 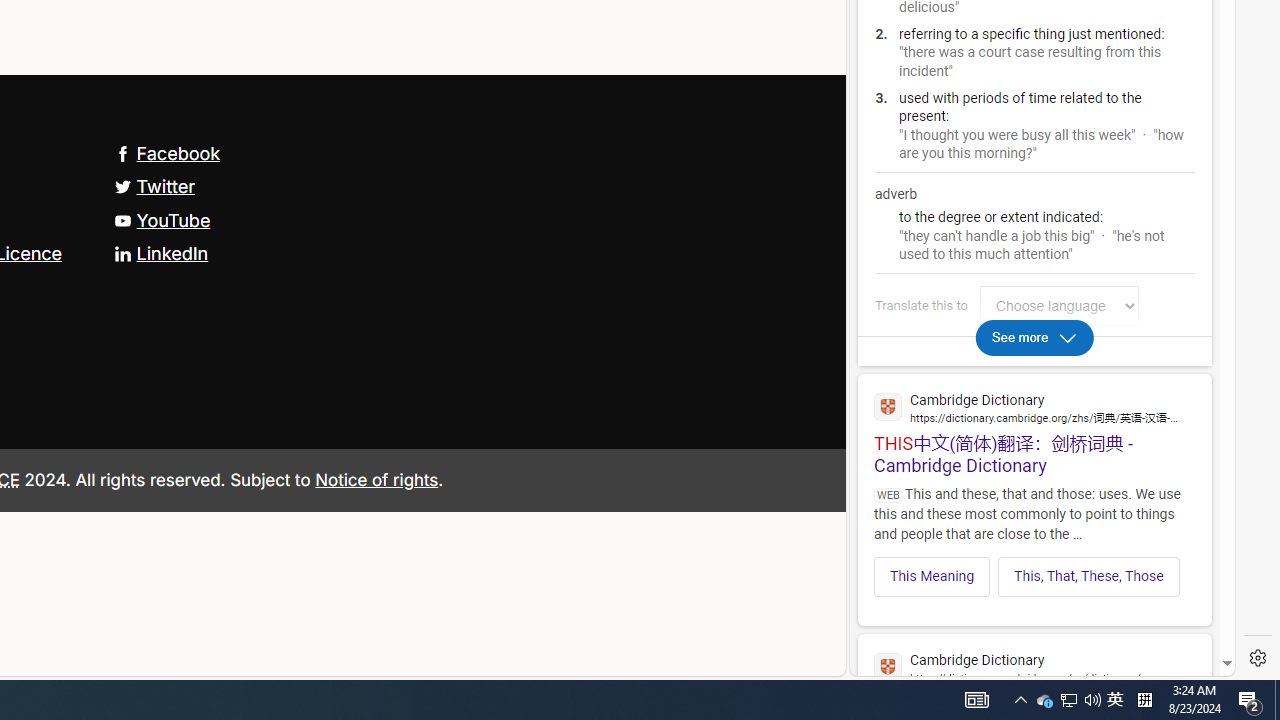 I want to click on 'This Meaning', so click(x=931, y=576).